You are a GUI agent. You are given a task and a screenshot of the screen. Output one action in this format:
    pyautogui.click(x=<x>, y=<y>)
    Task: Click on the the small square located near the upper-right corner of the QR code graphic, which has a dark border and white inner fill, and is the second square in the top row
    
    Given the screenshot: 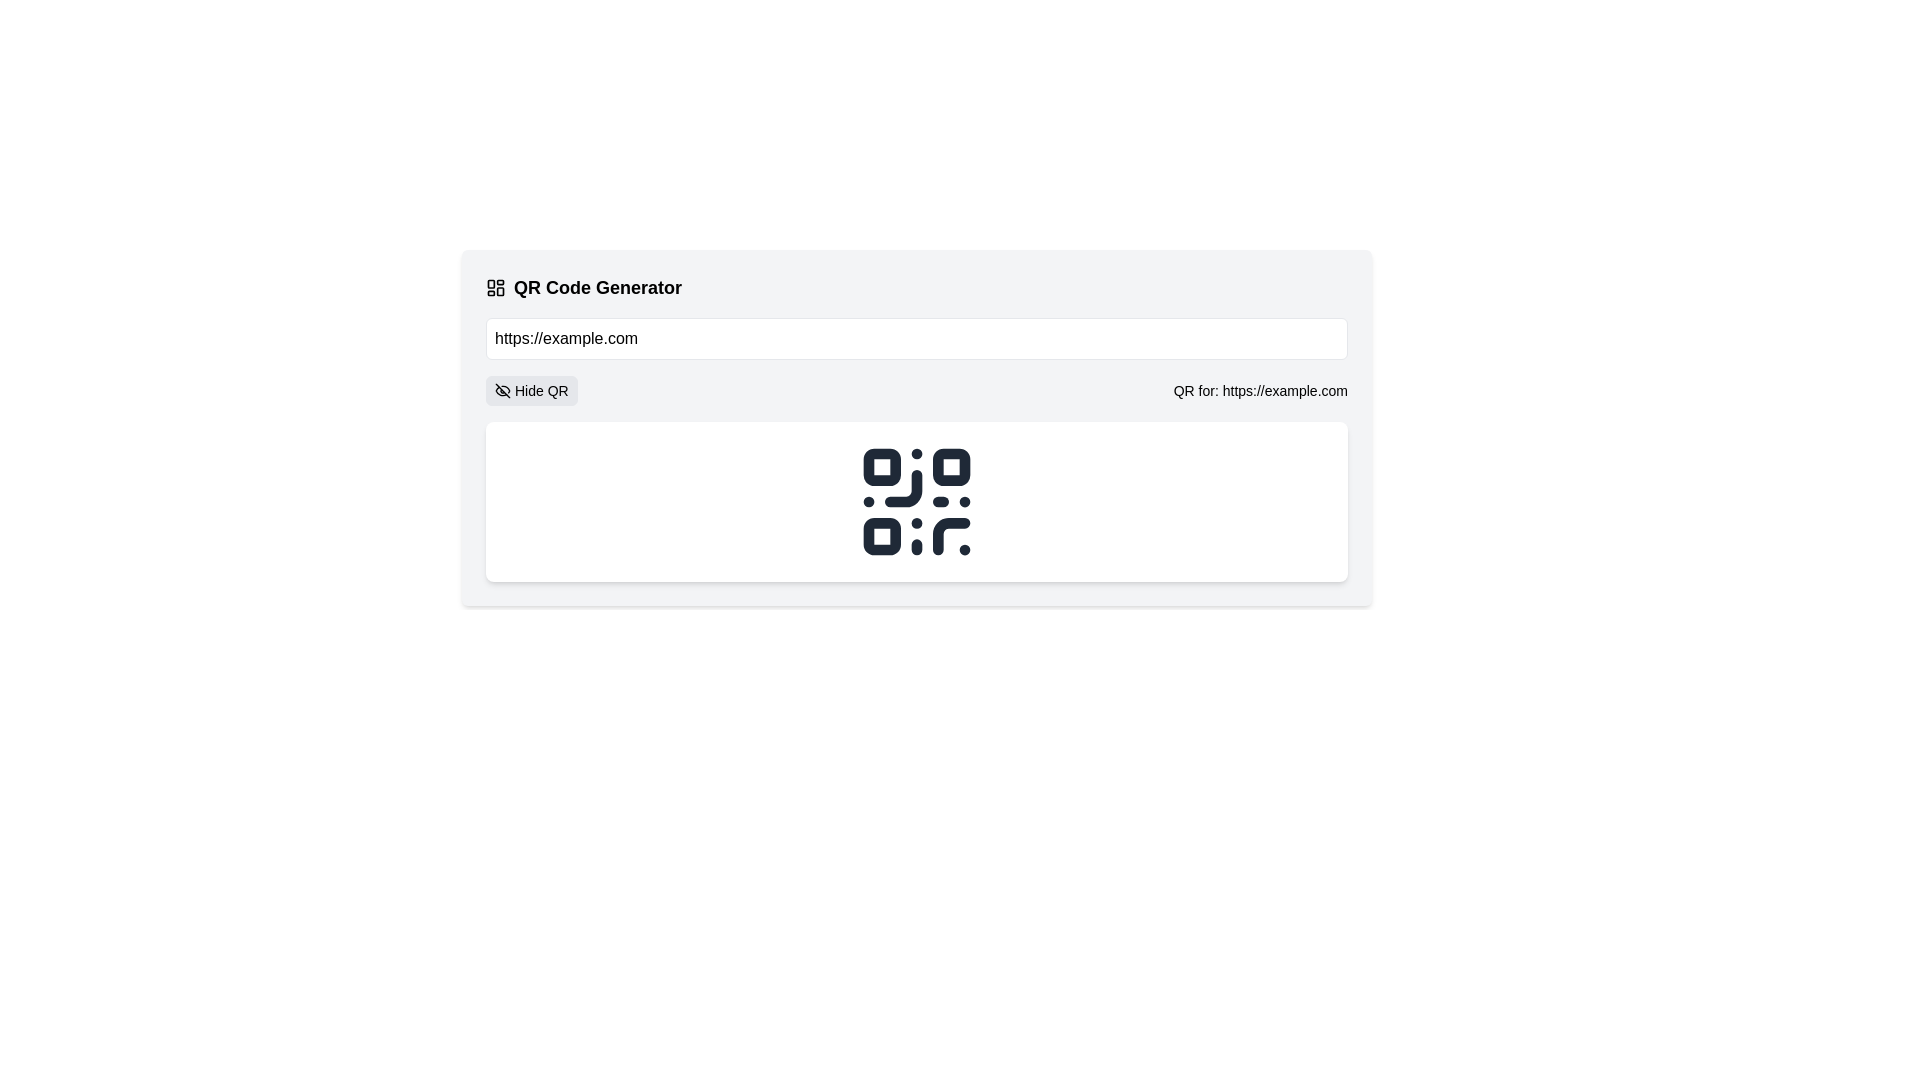 What is the action you would take?
    pyautogui.click(x=950, y=467)
    